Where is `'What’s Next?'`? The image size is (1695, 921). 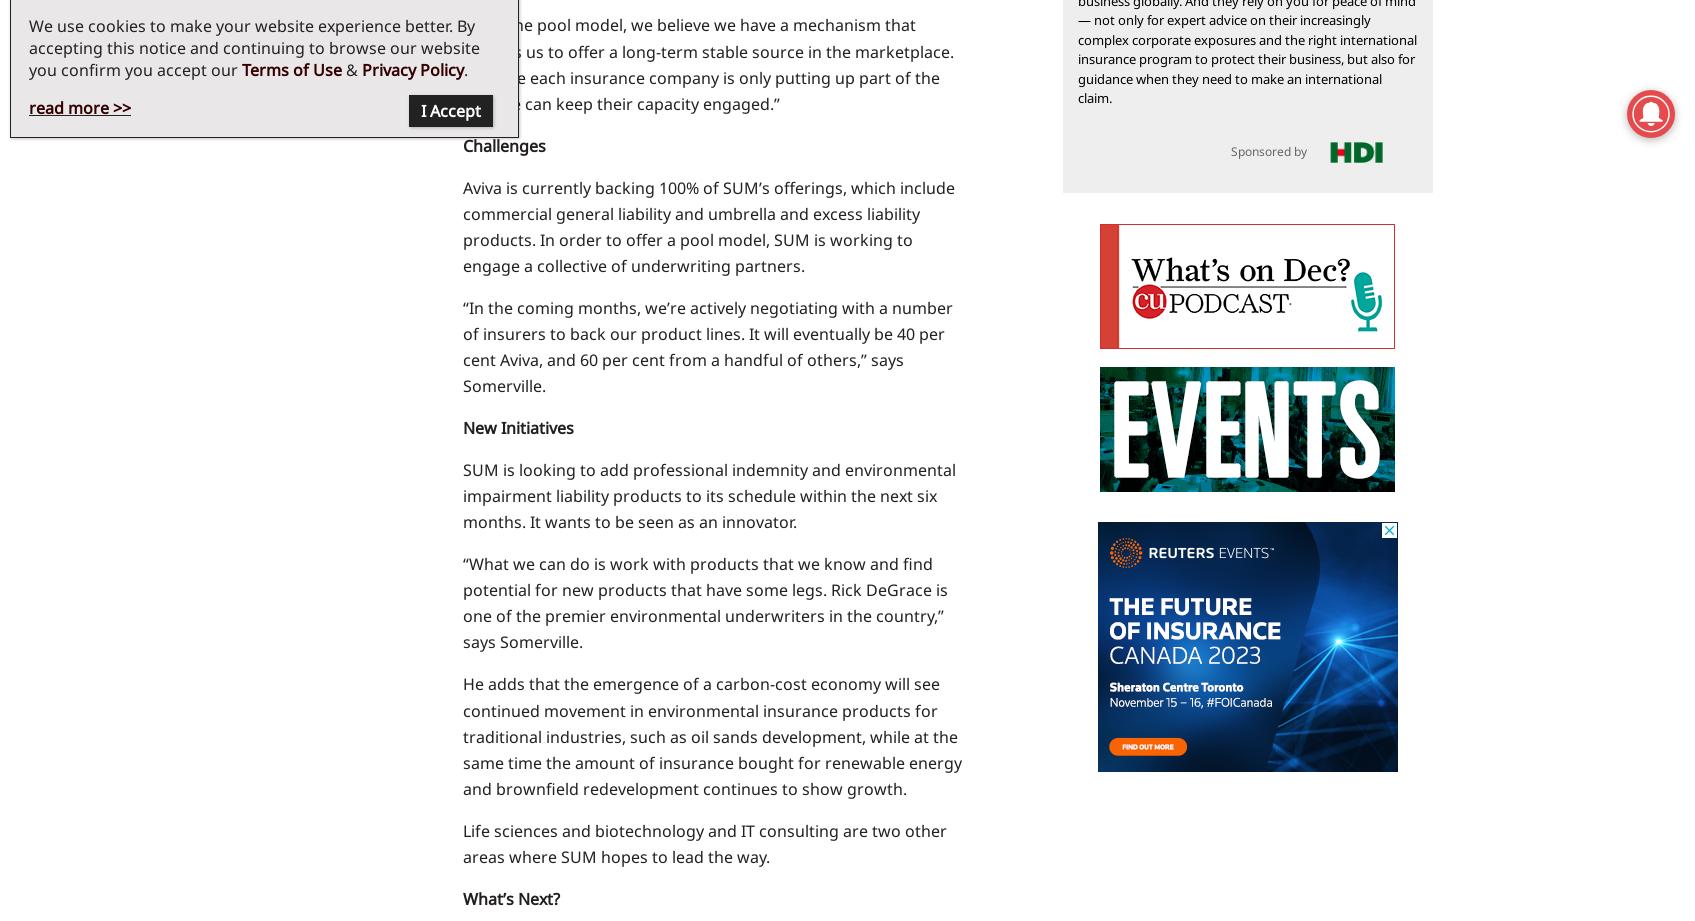
'What’s Next?' is located at coordinates (509, 896).